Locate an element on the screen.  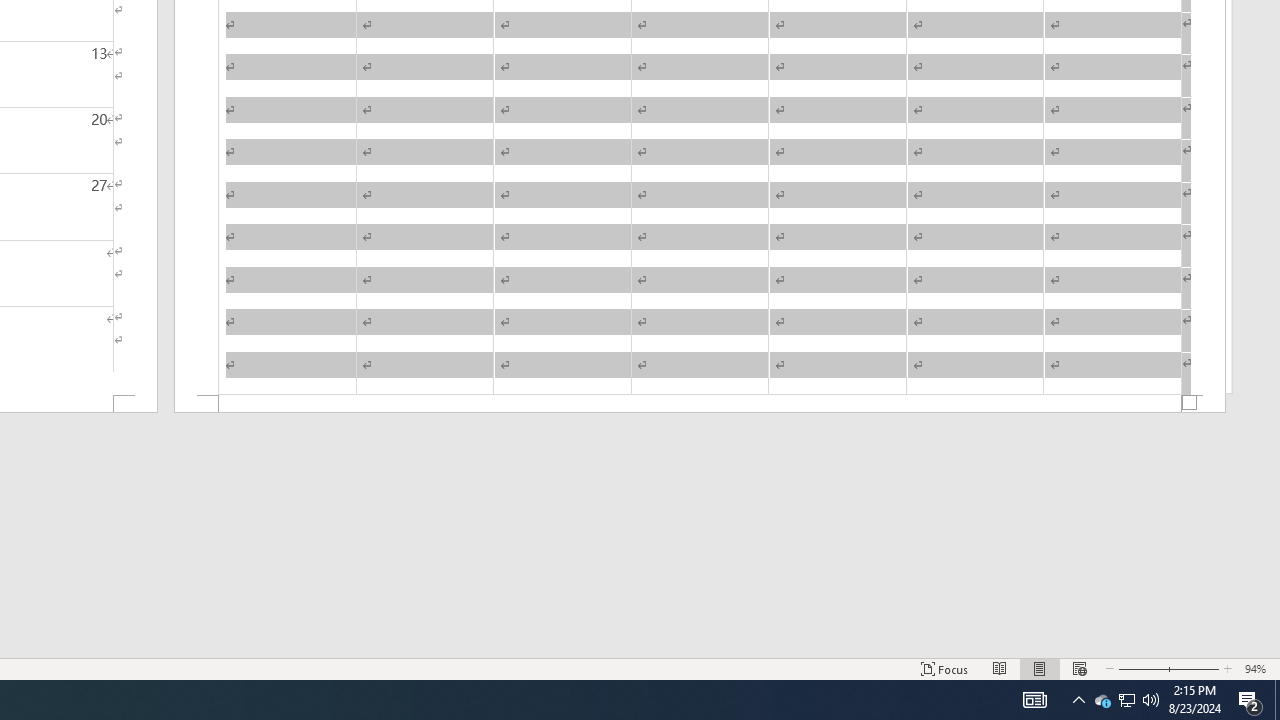
'Footer -Section 1-' is located at coordinates (700, 404).